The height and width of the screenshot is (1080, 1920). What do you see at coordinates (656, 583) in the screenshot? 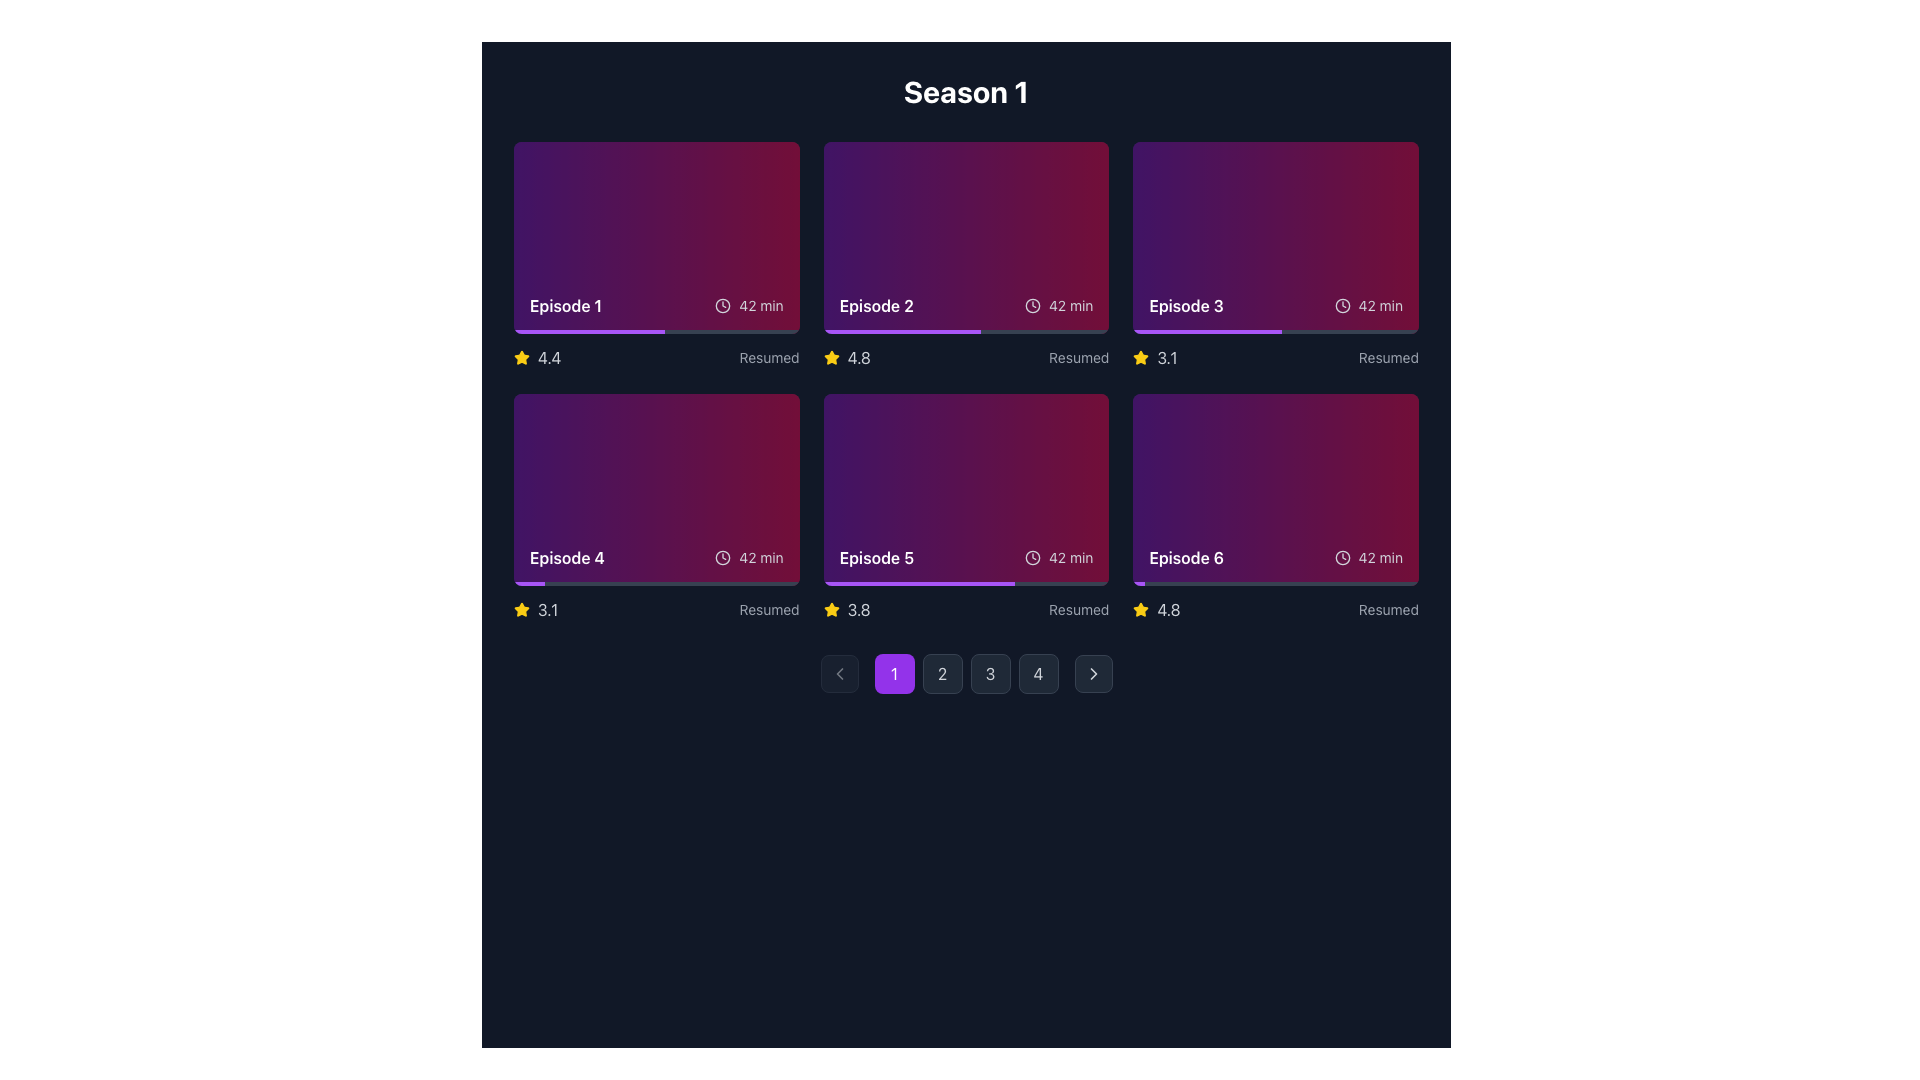
I see `the horizontal progress bar located at the bottom of the 'Episode 4' card, which is filled approximately 11% in purple and has a gray background` at bounding box center [656, 583].